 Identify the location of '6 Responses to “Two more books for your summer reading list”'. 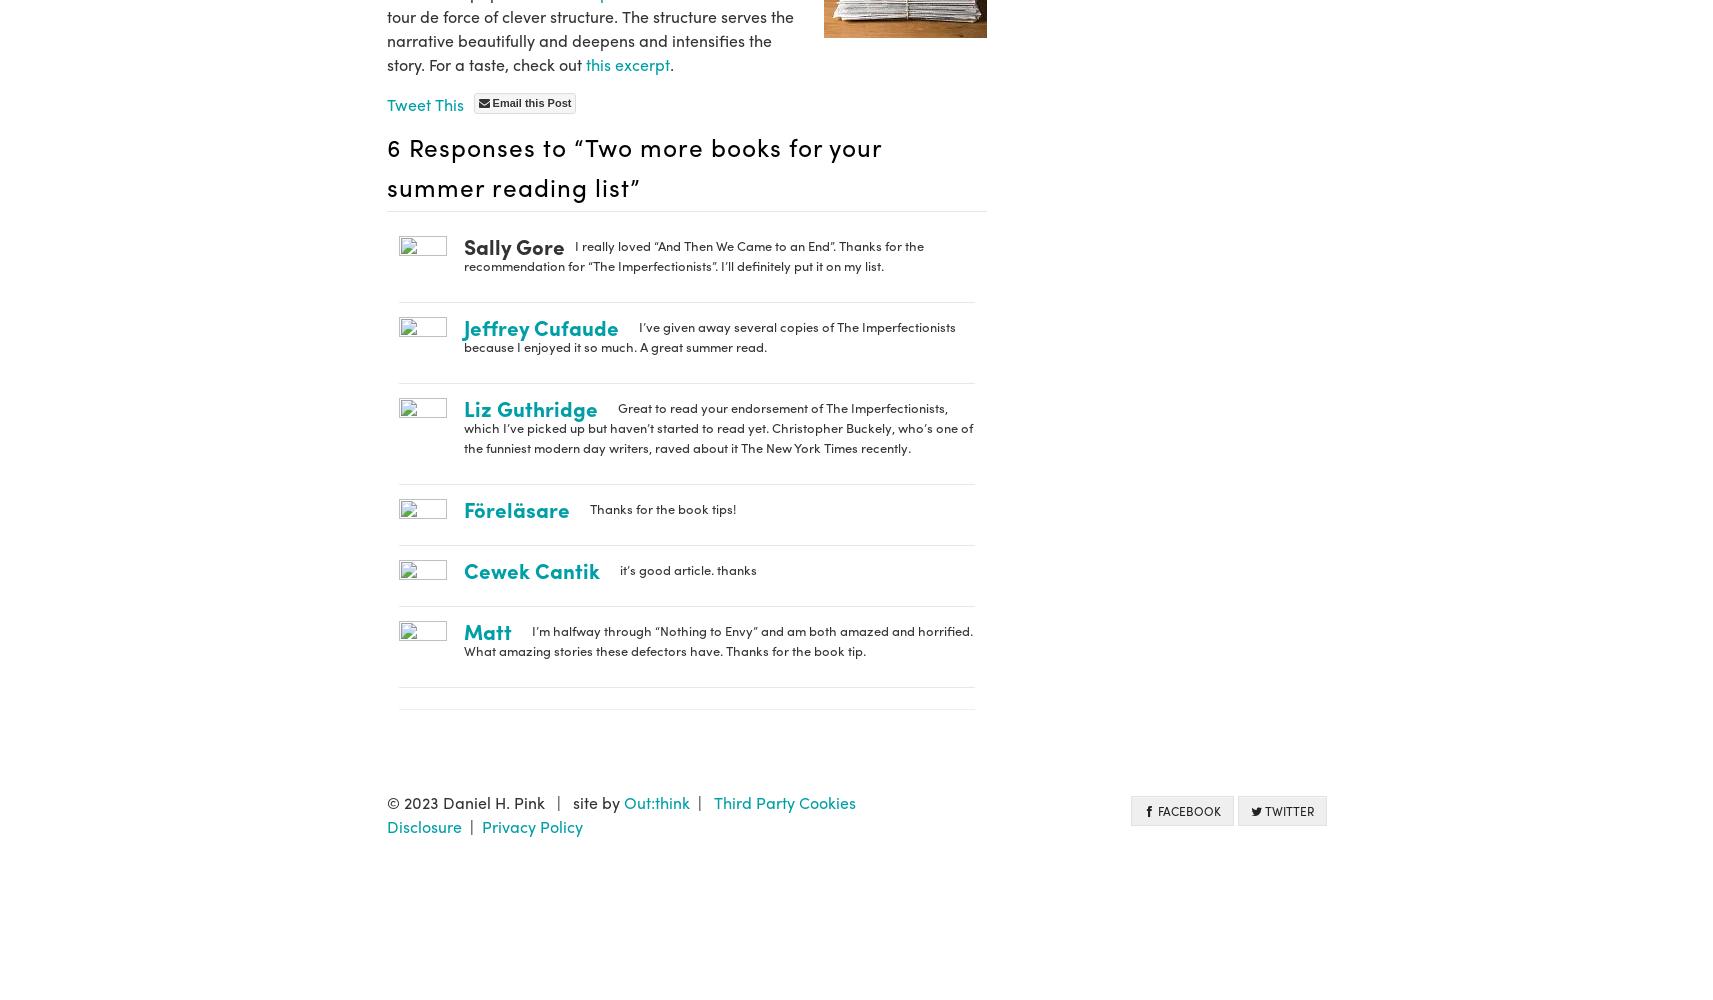
(633, 166).